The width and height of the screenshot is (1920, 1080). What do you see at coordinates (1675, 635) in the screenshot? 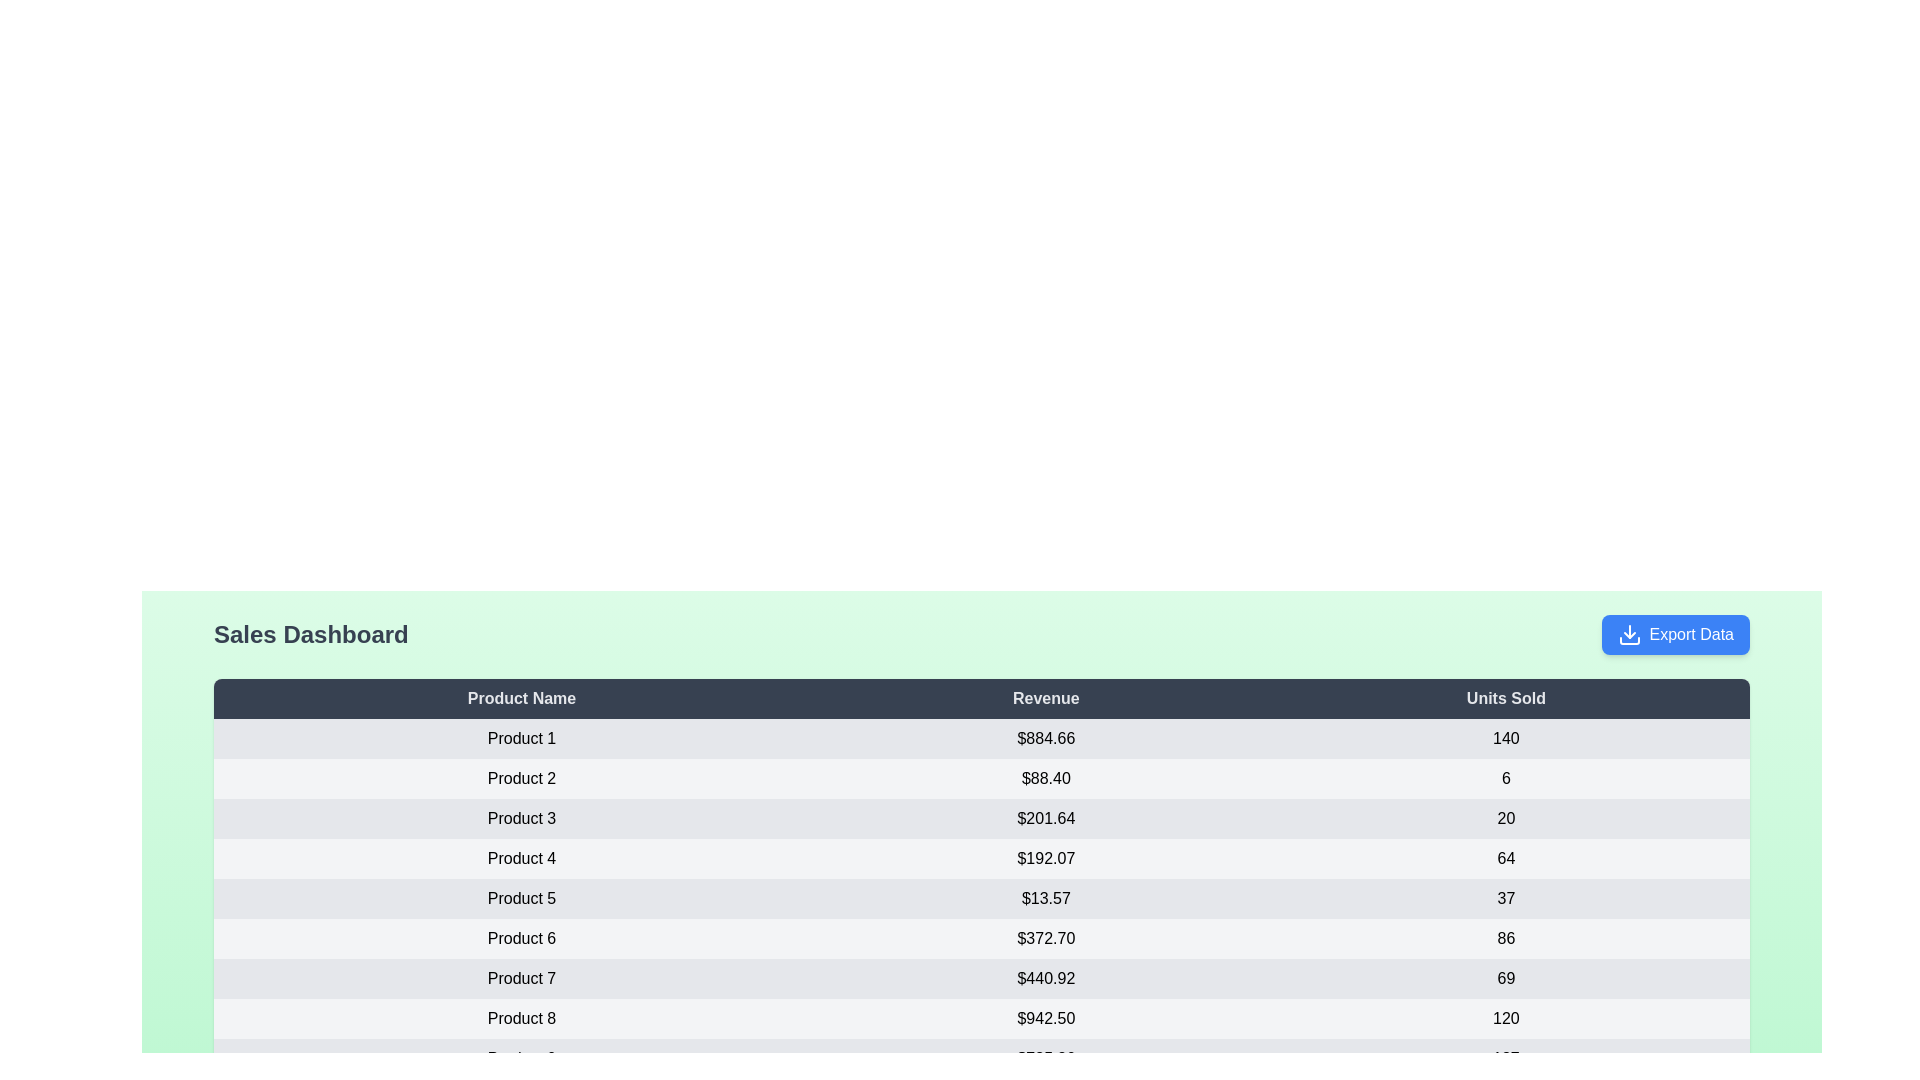
I see `the 'Export Data' button to export the table data` at bounding box center [1675, 635].